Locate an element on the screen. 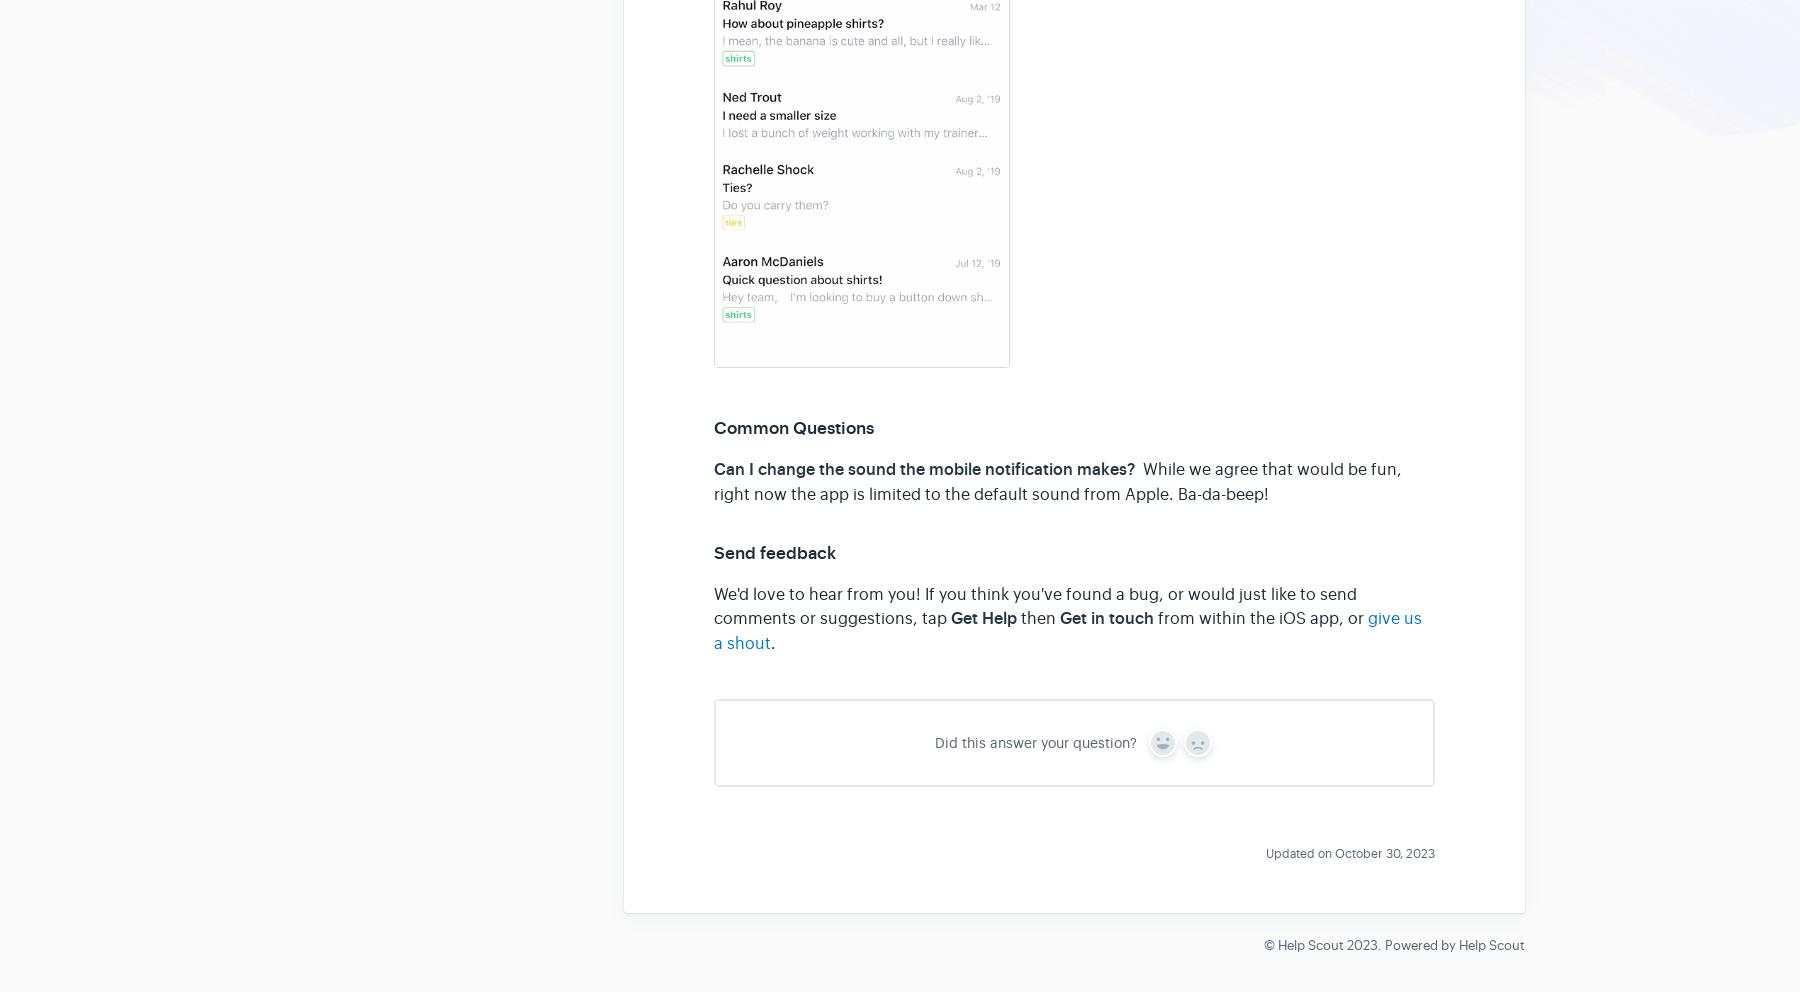 Image resolution: width=1800 pixels, height=992 pixels. 'Can I change the sound the mobile notification makes?' is located at coordinates (923, 468).